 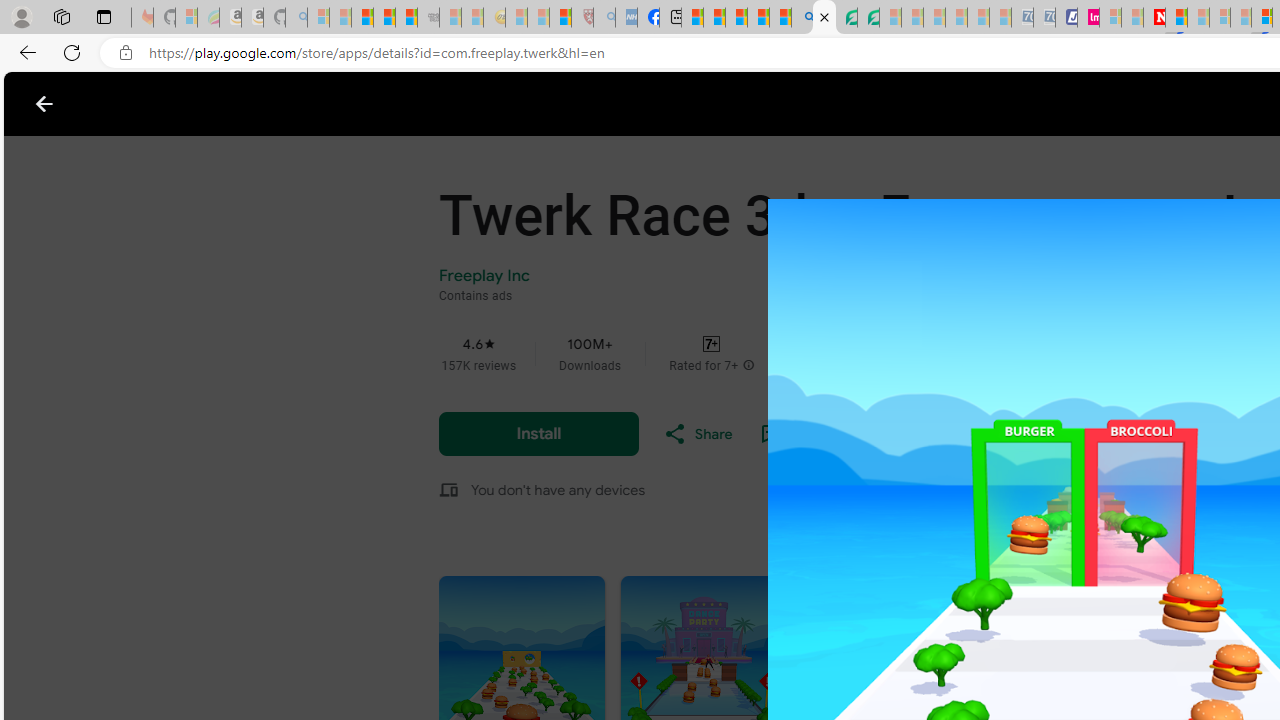 What do you see at coordinates (1154, 17) in the screenshot?
I see `'Latest Politics News & Archive | Newsweek.com'` at bounding box center [1154, 17].